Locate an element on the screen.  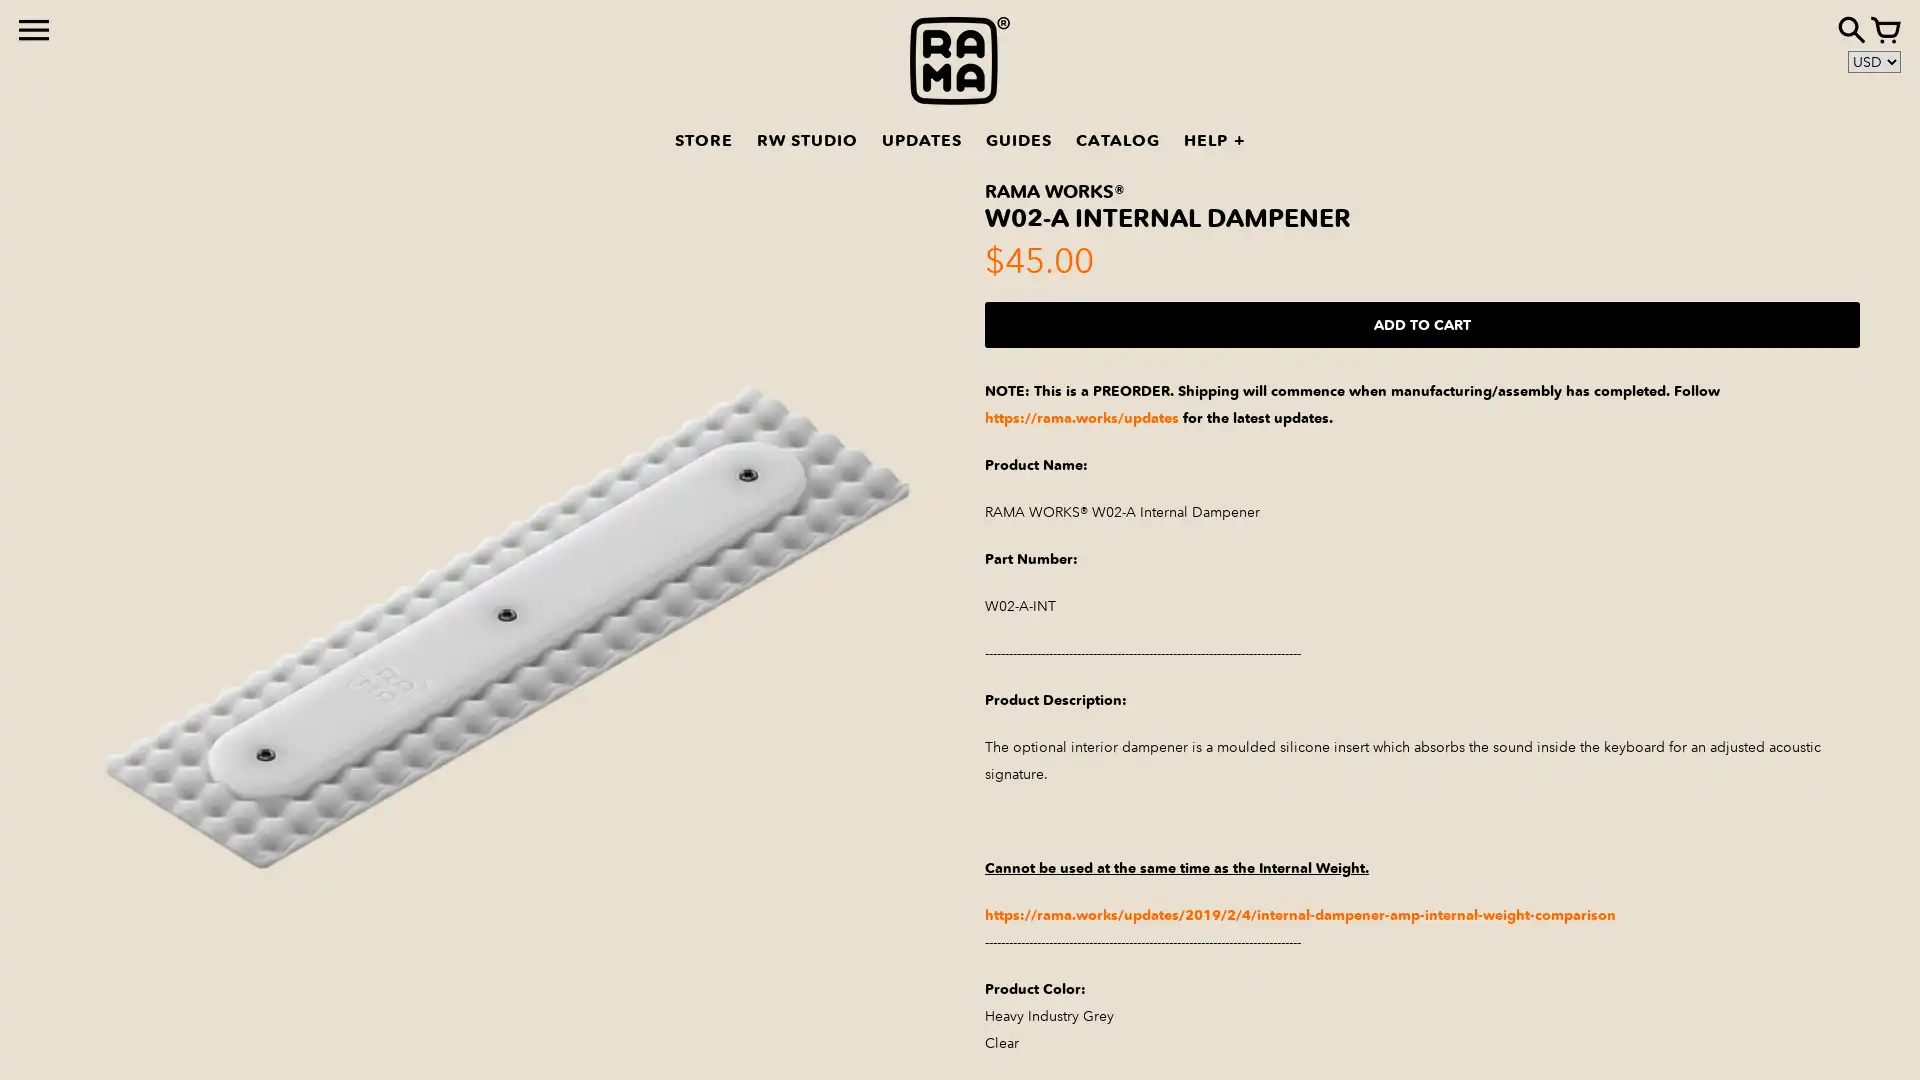
ADD TO CART is located at coordinates (1421, 323).